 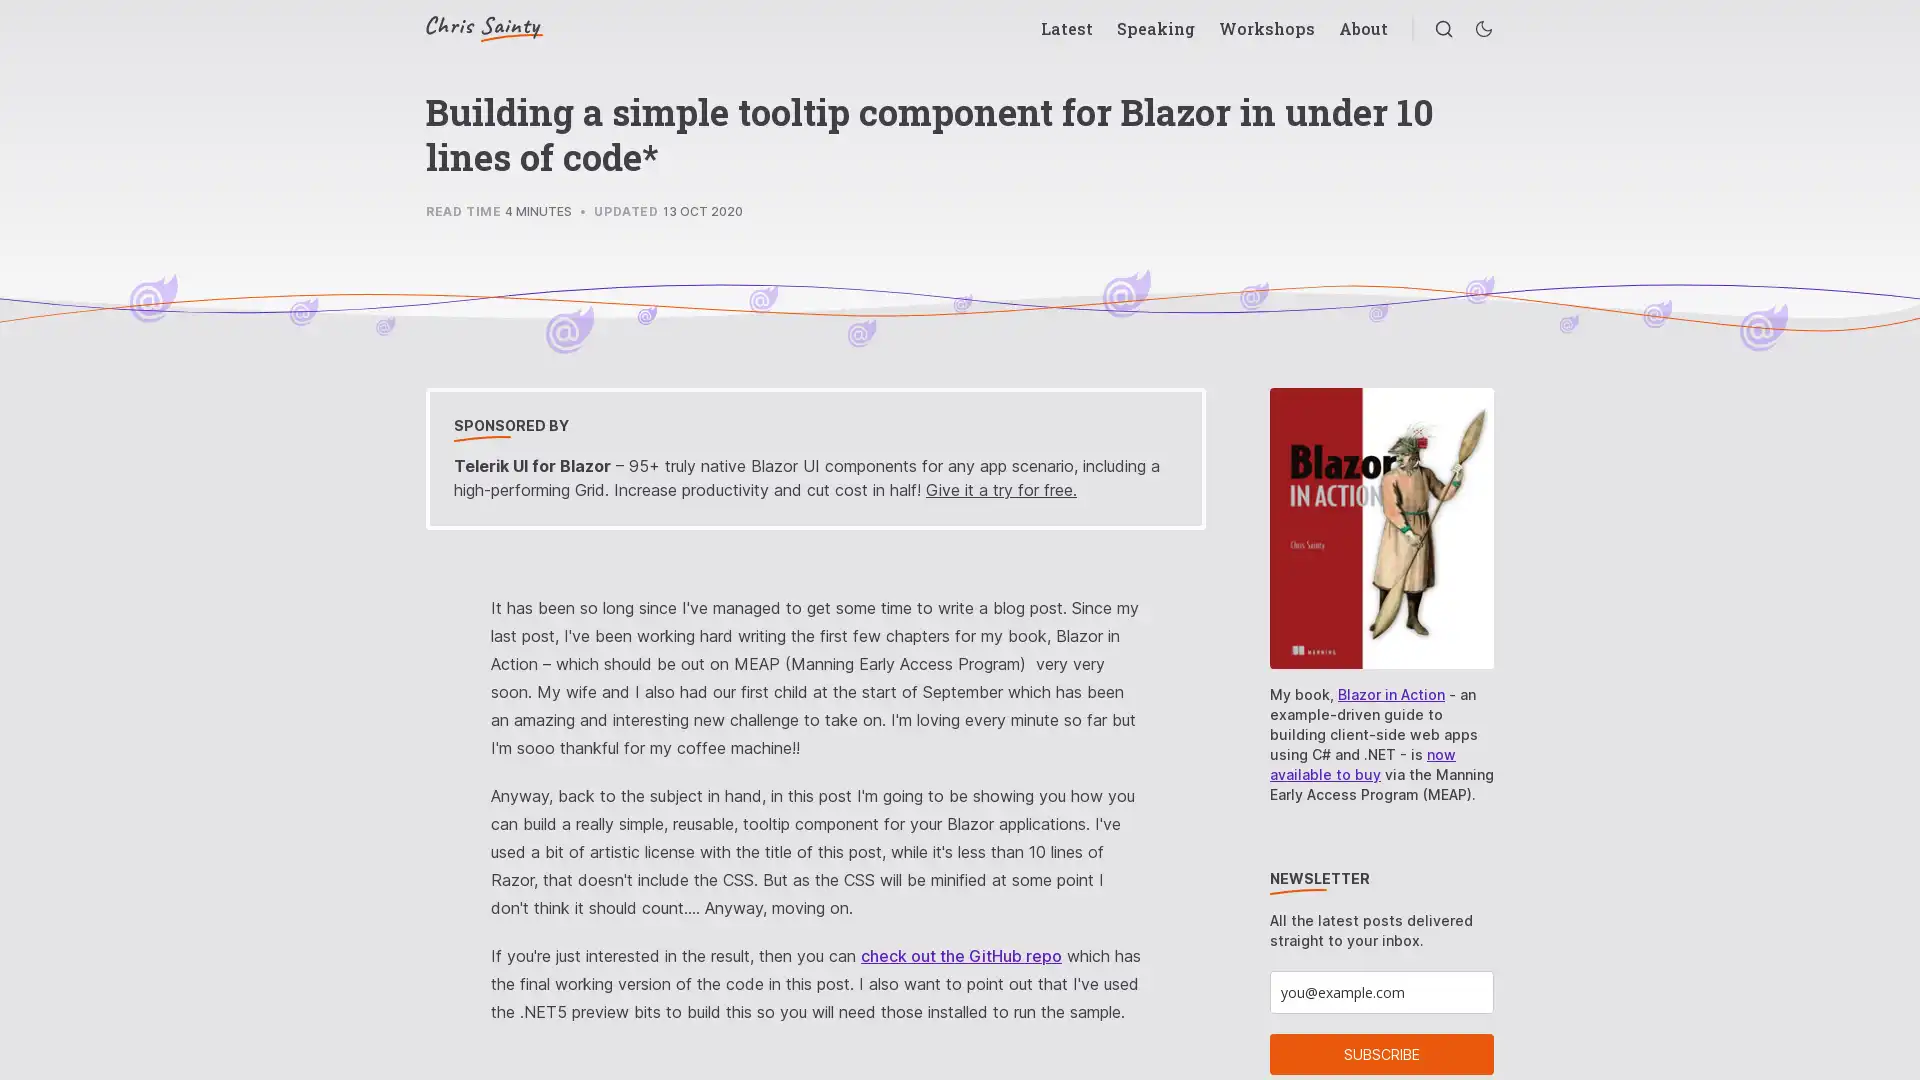 I want to click on SUBSCRIBE, so click(x=1381, y=1053).